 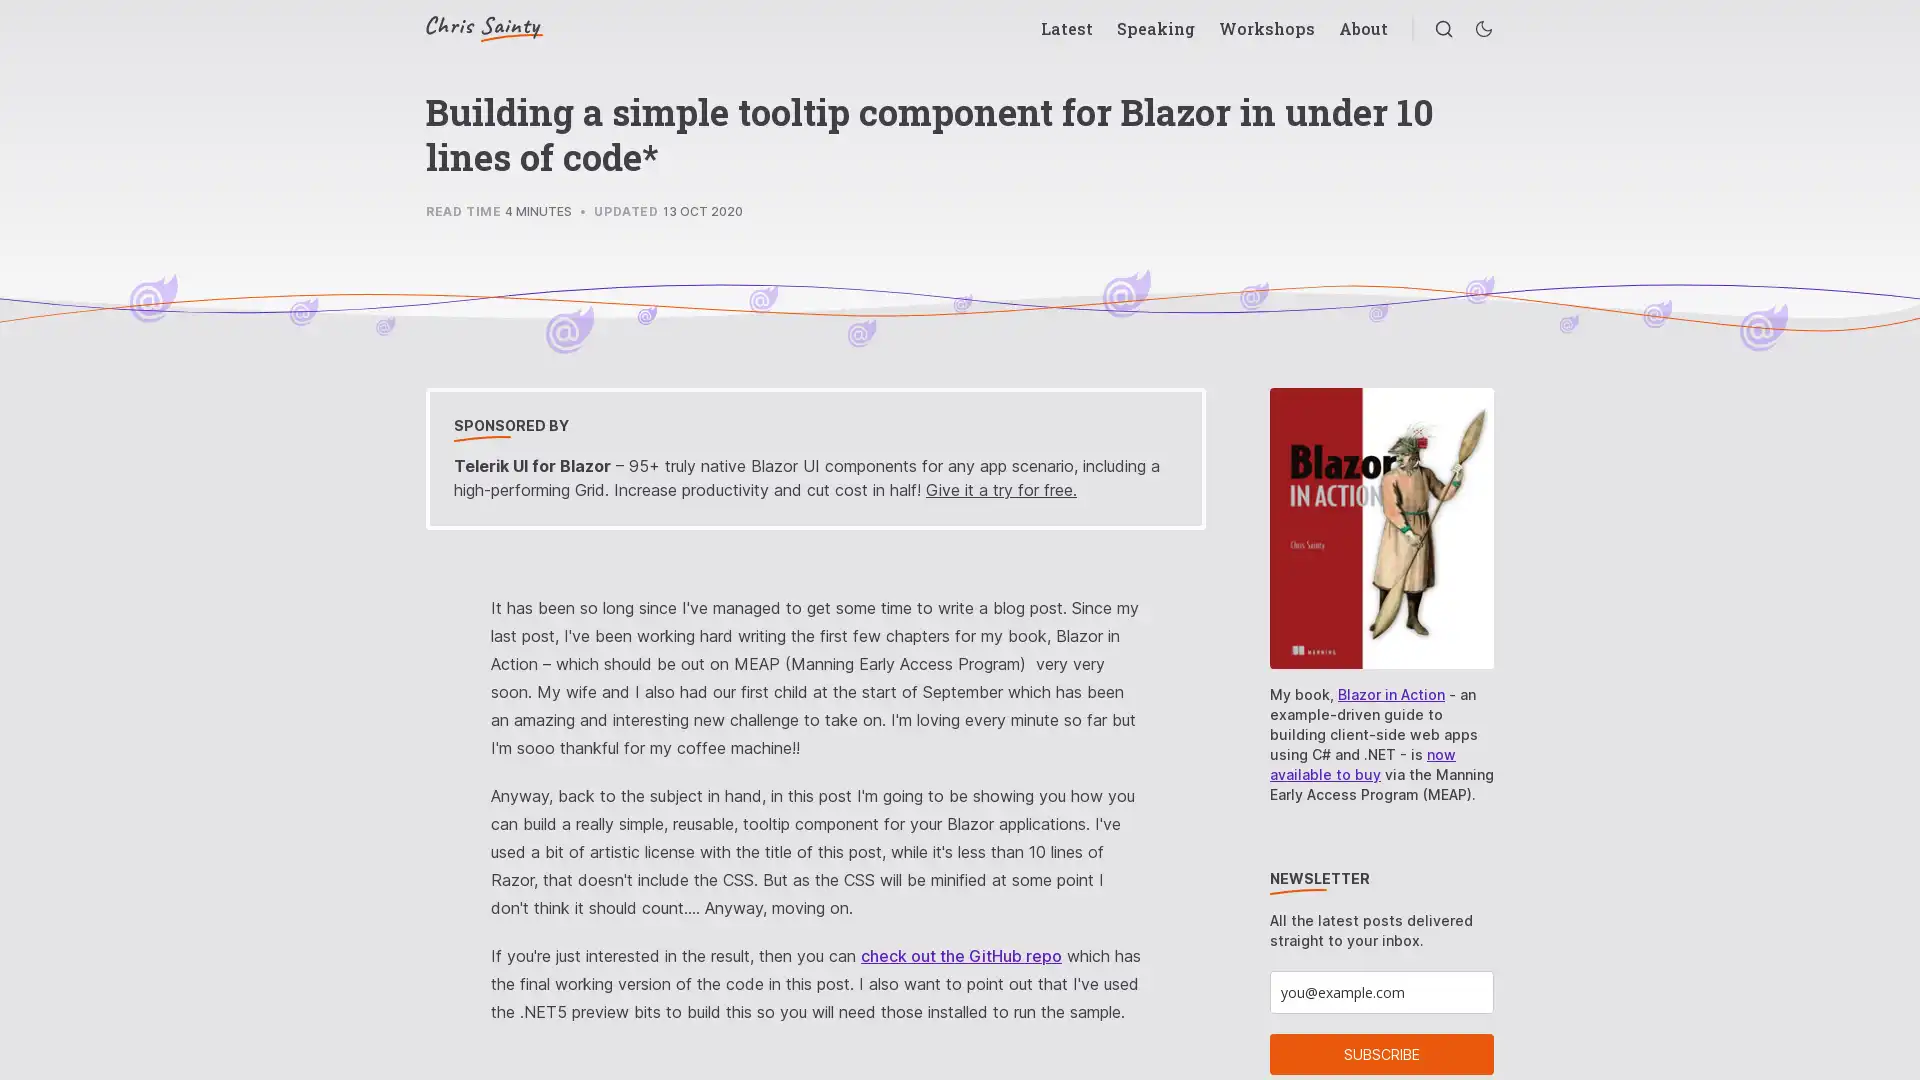 I want to click on SUBSCRIBE, so click(x=1381, y=1053).